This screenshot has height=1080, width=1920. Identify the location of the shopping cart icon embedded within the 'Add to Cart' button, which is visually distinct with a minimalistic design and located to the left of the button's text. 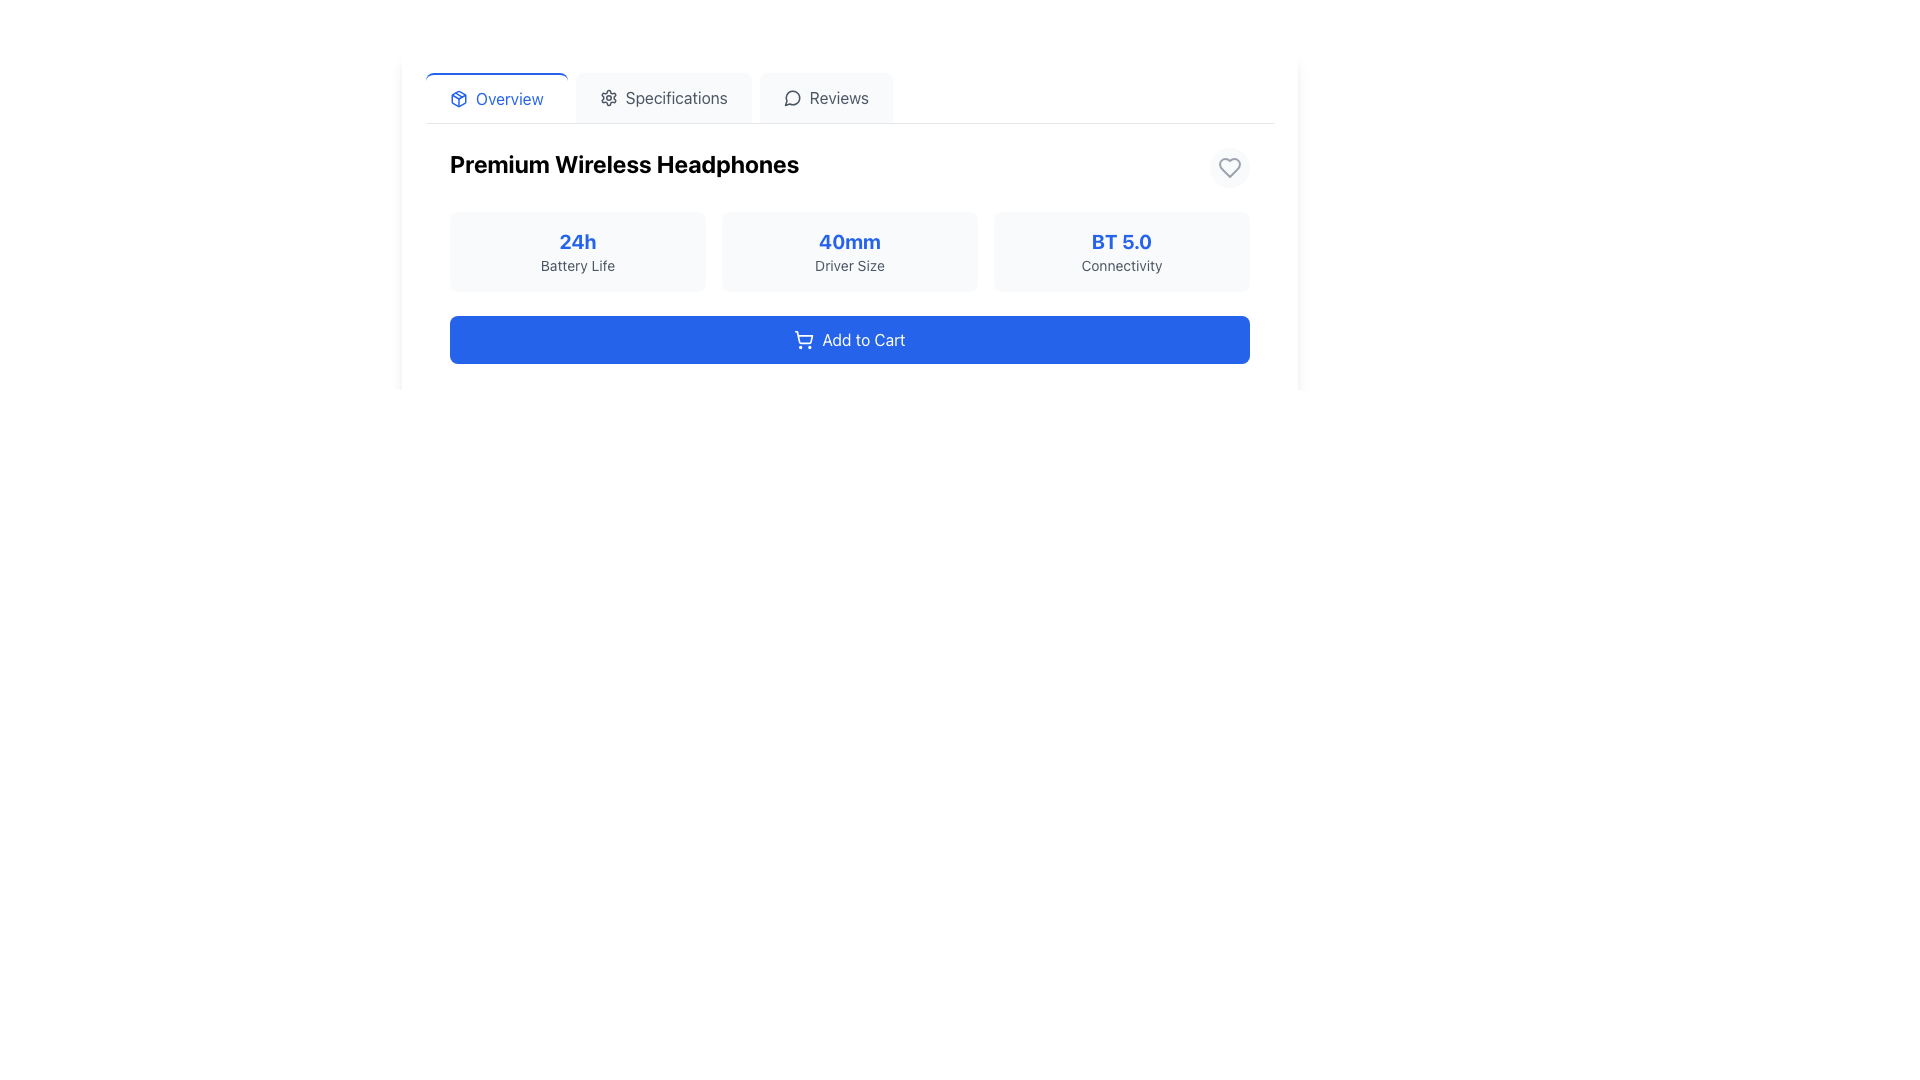
(804, 338).